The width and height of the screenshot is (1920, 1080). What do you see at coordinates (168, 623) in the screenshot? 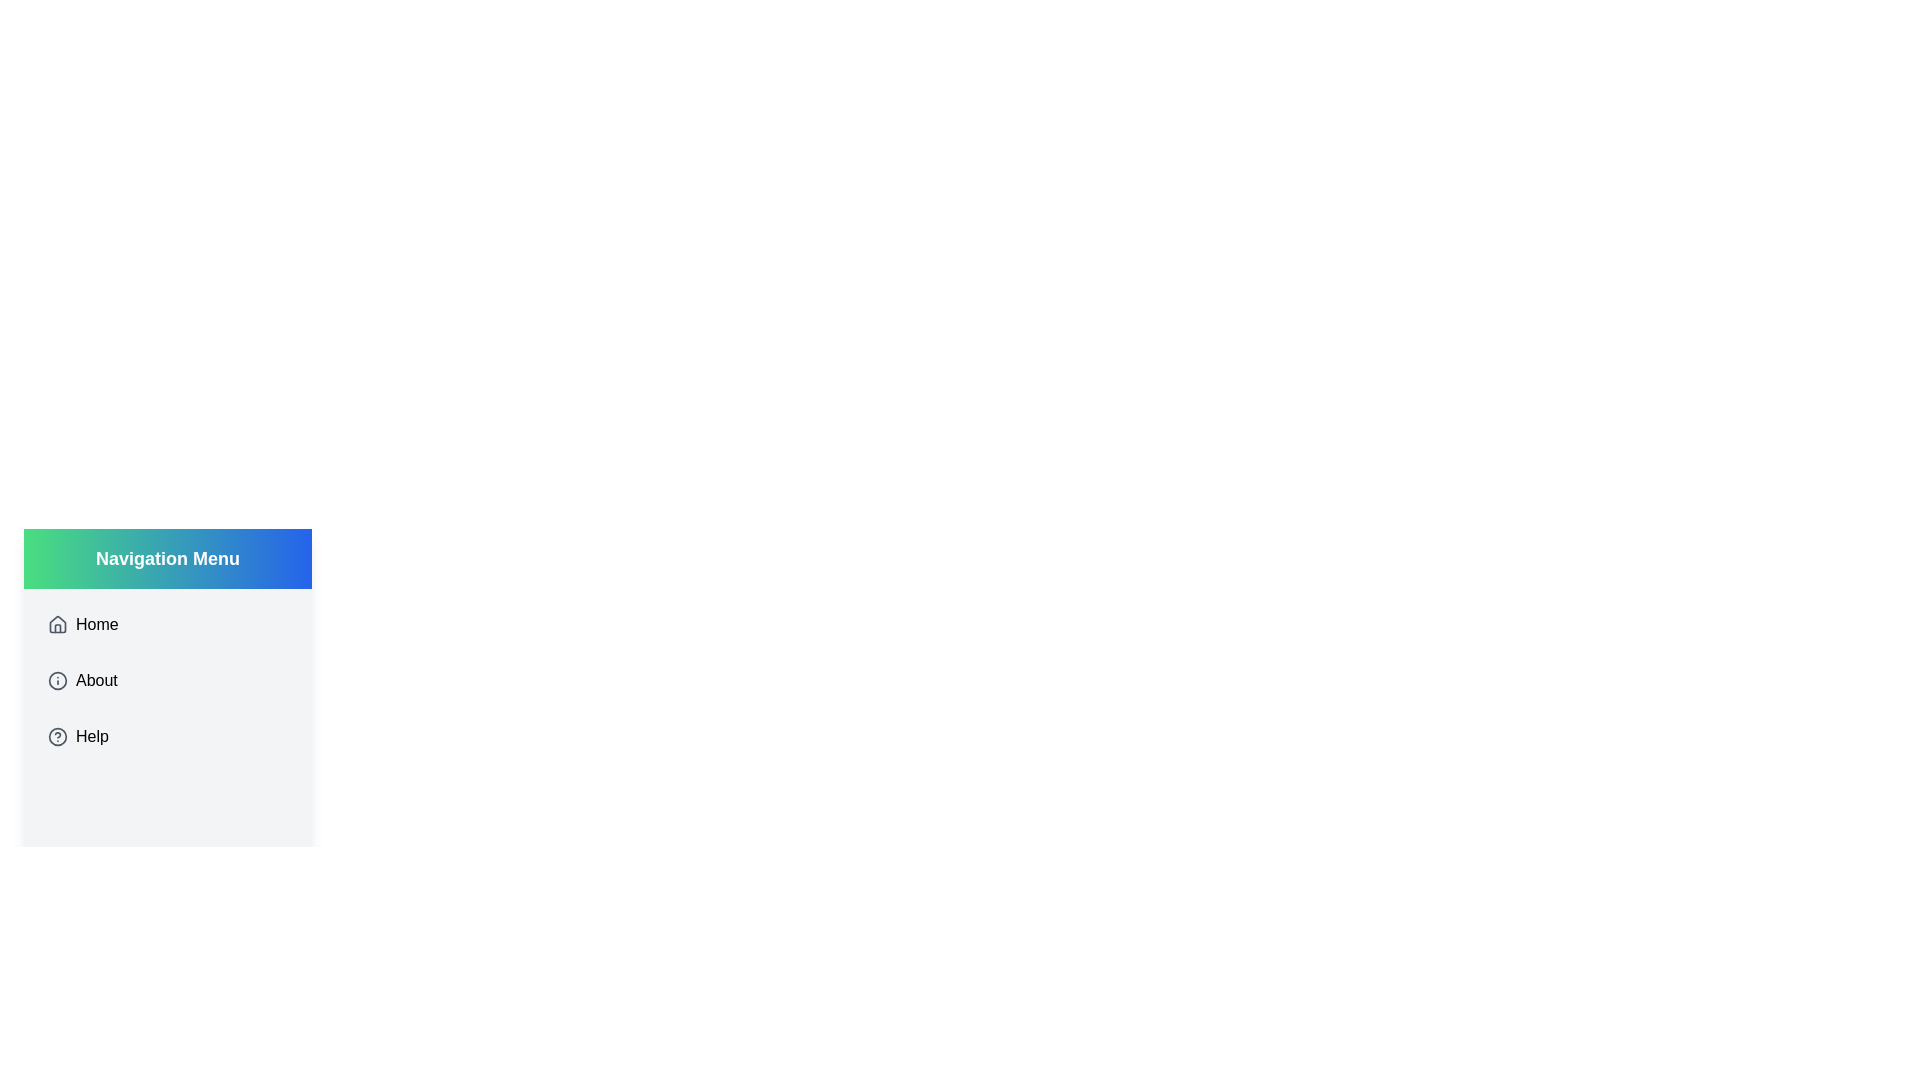
I see `the first navigation item in the vertical menu` at bounding box center [168, 623].